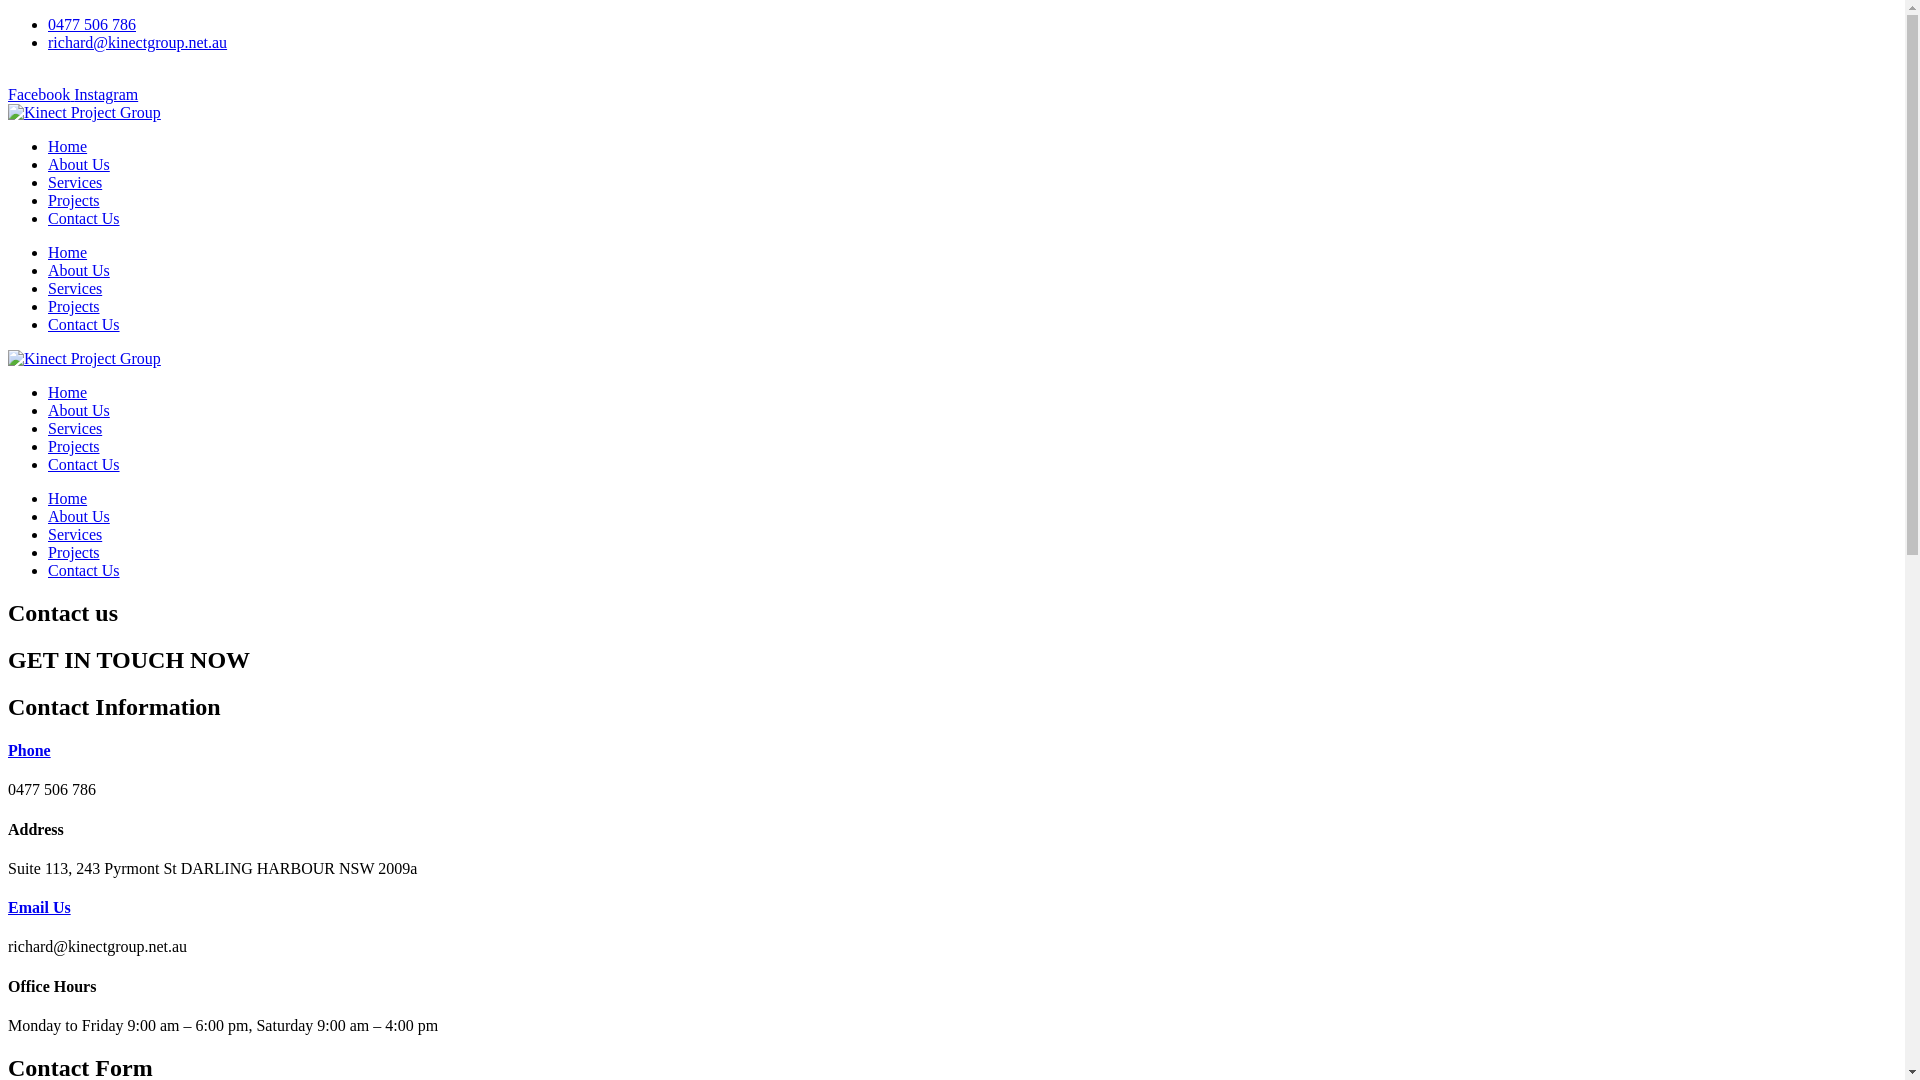 This screenshot has width=1920, height=1080. Describe the element at coordinates (73, 200) in the screenshot. I see `'Projects'` at that location.